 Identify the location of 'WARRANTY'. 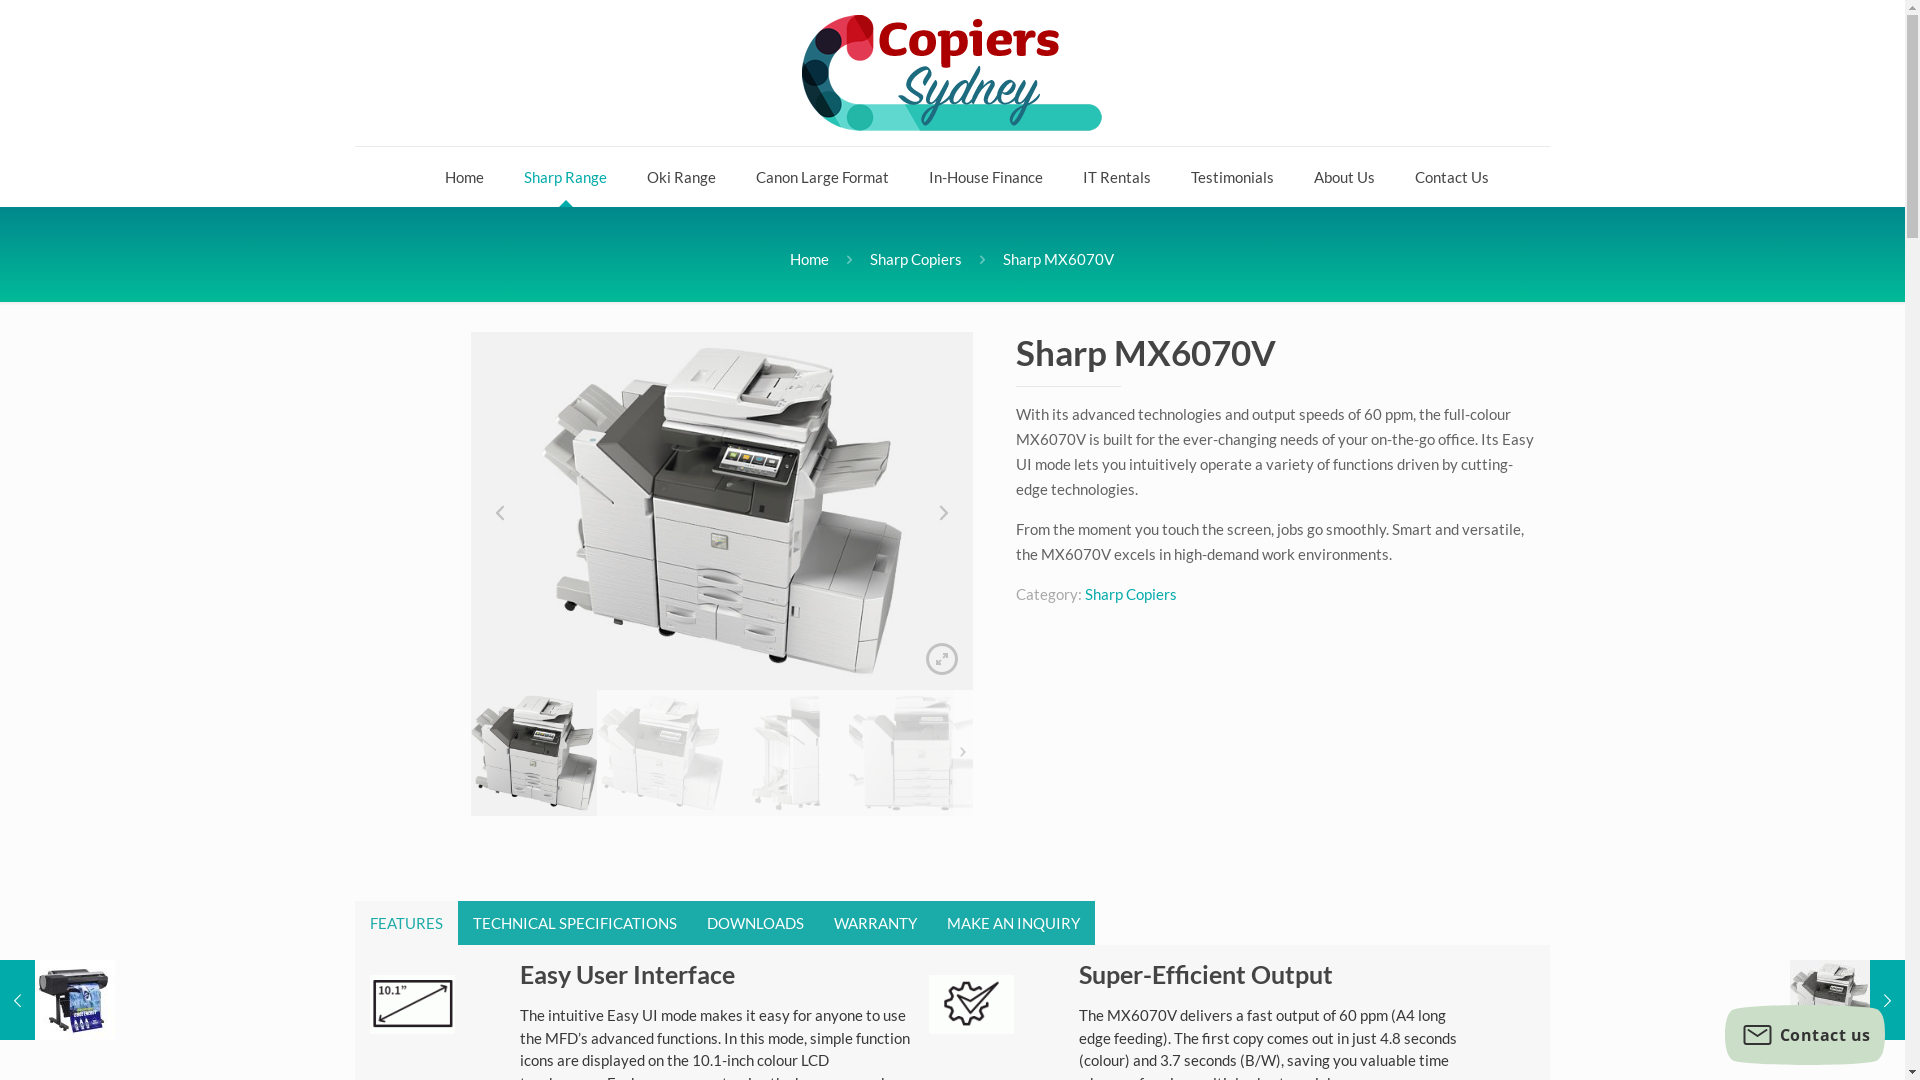
(875, 923).